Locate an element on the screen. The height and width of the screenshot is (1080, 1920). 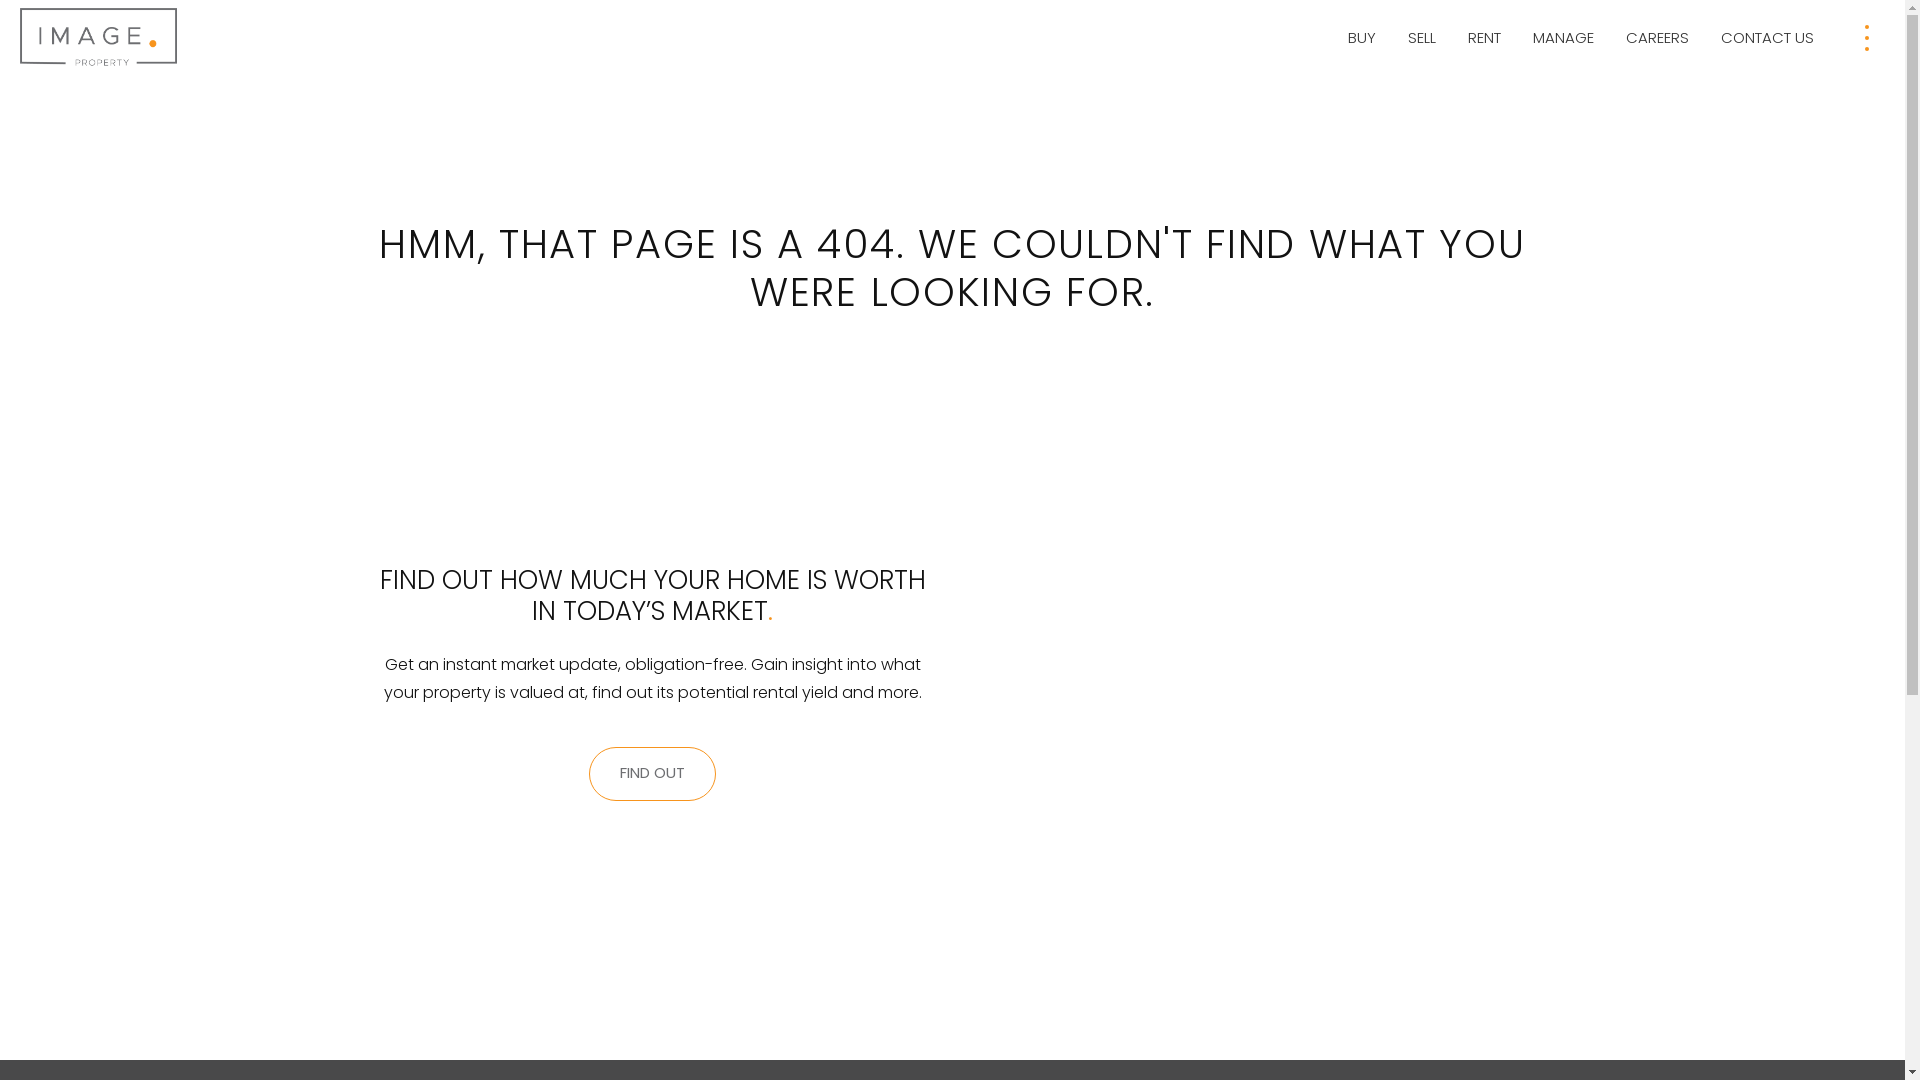
'BUY' is located at coordinates (1361, 38).